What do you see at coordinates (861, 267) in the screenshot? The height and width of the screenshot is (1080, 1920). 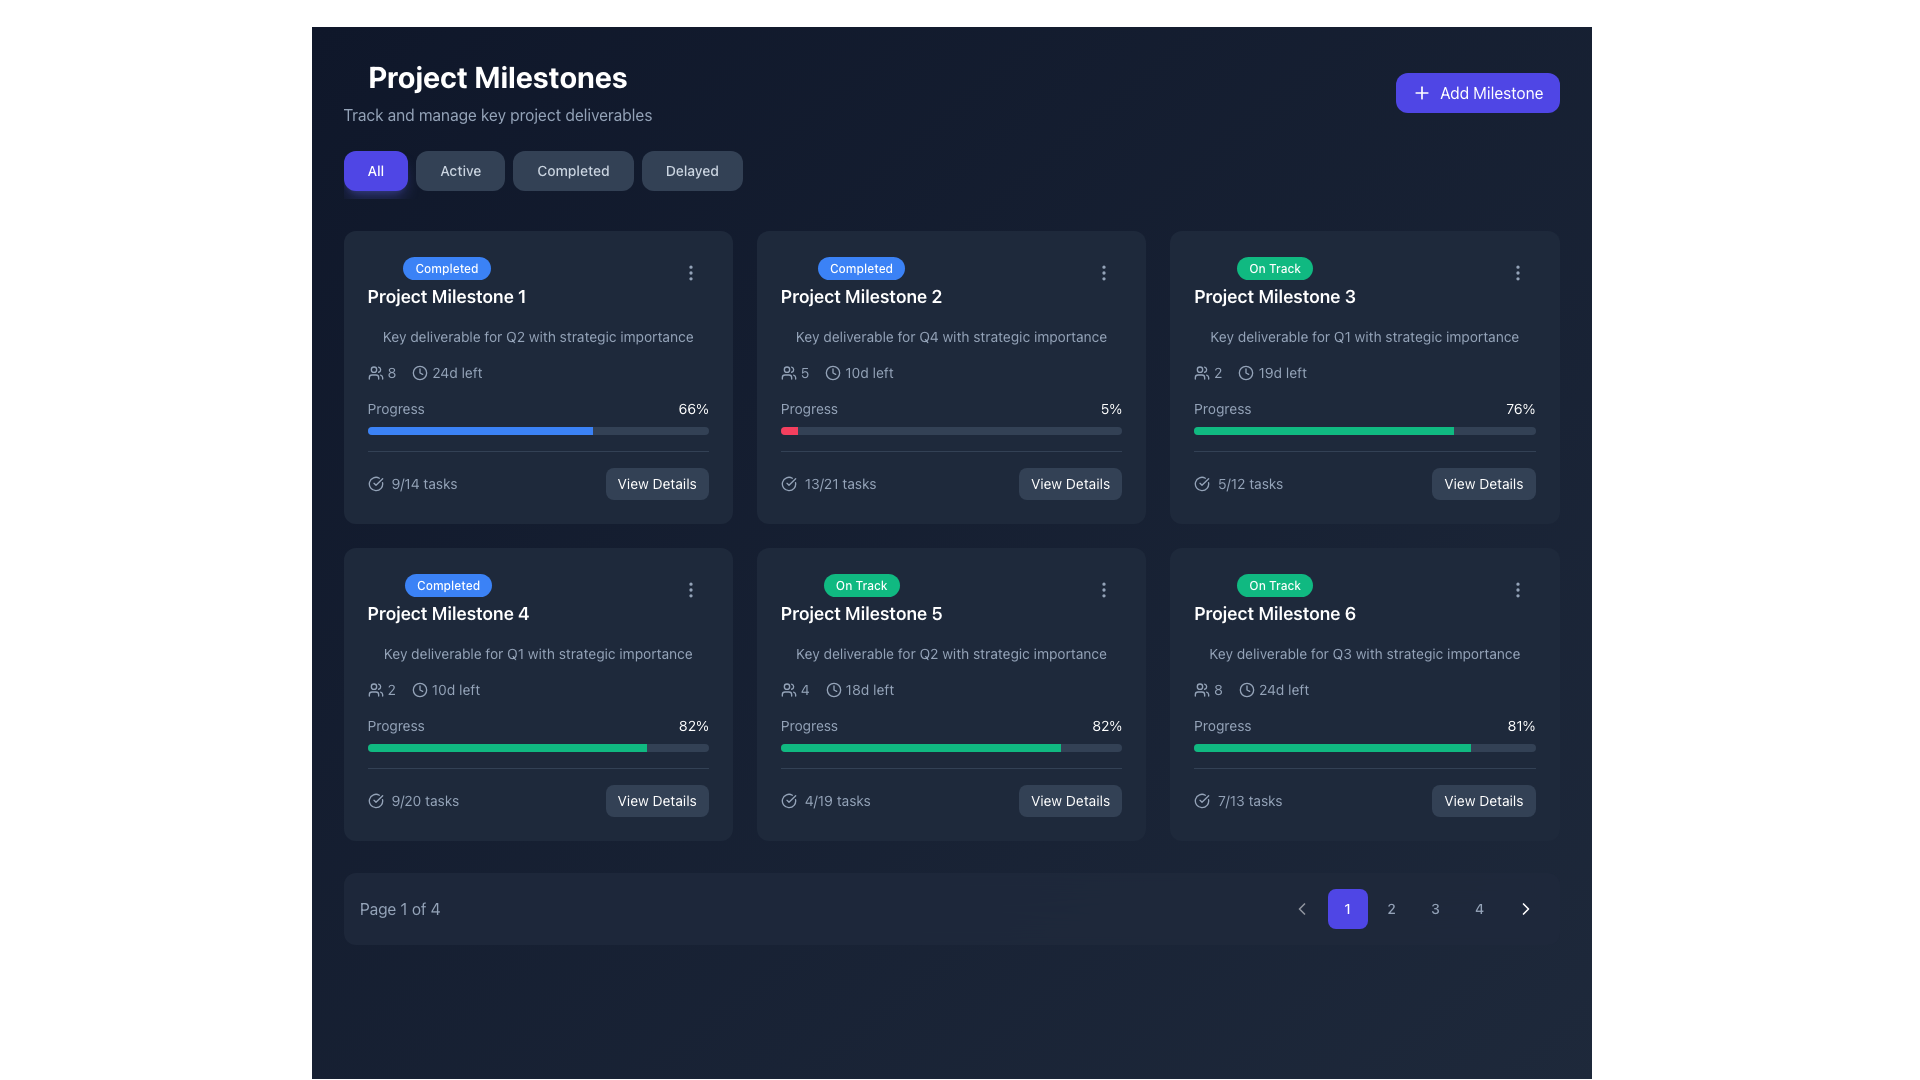 I see `the small pill-shaped label with a blue background displaying the word 'Completed', located at the top-left corner of the card labeled 'Project Milestone 2'` at bounding box center [861, 267].